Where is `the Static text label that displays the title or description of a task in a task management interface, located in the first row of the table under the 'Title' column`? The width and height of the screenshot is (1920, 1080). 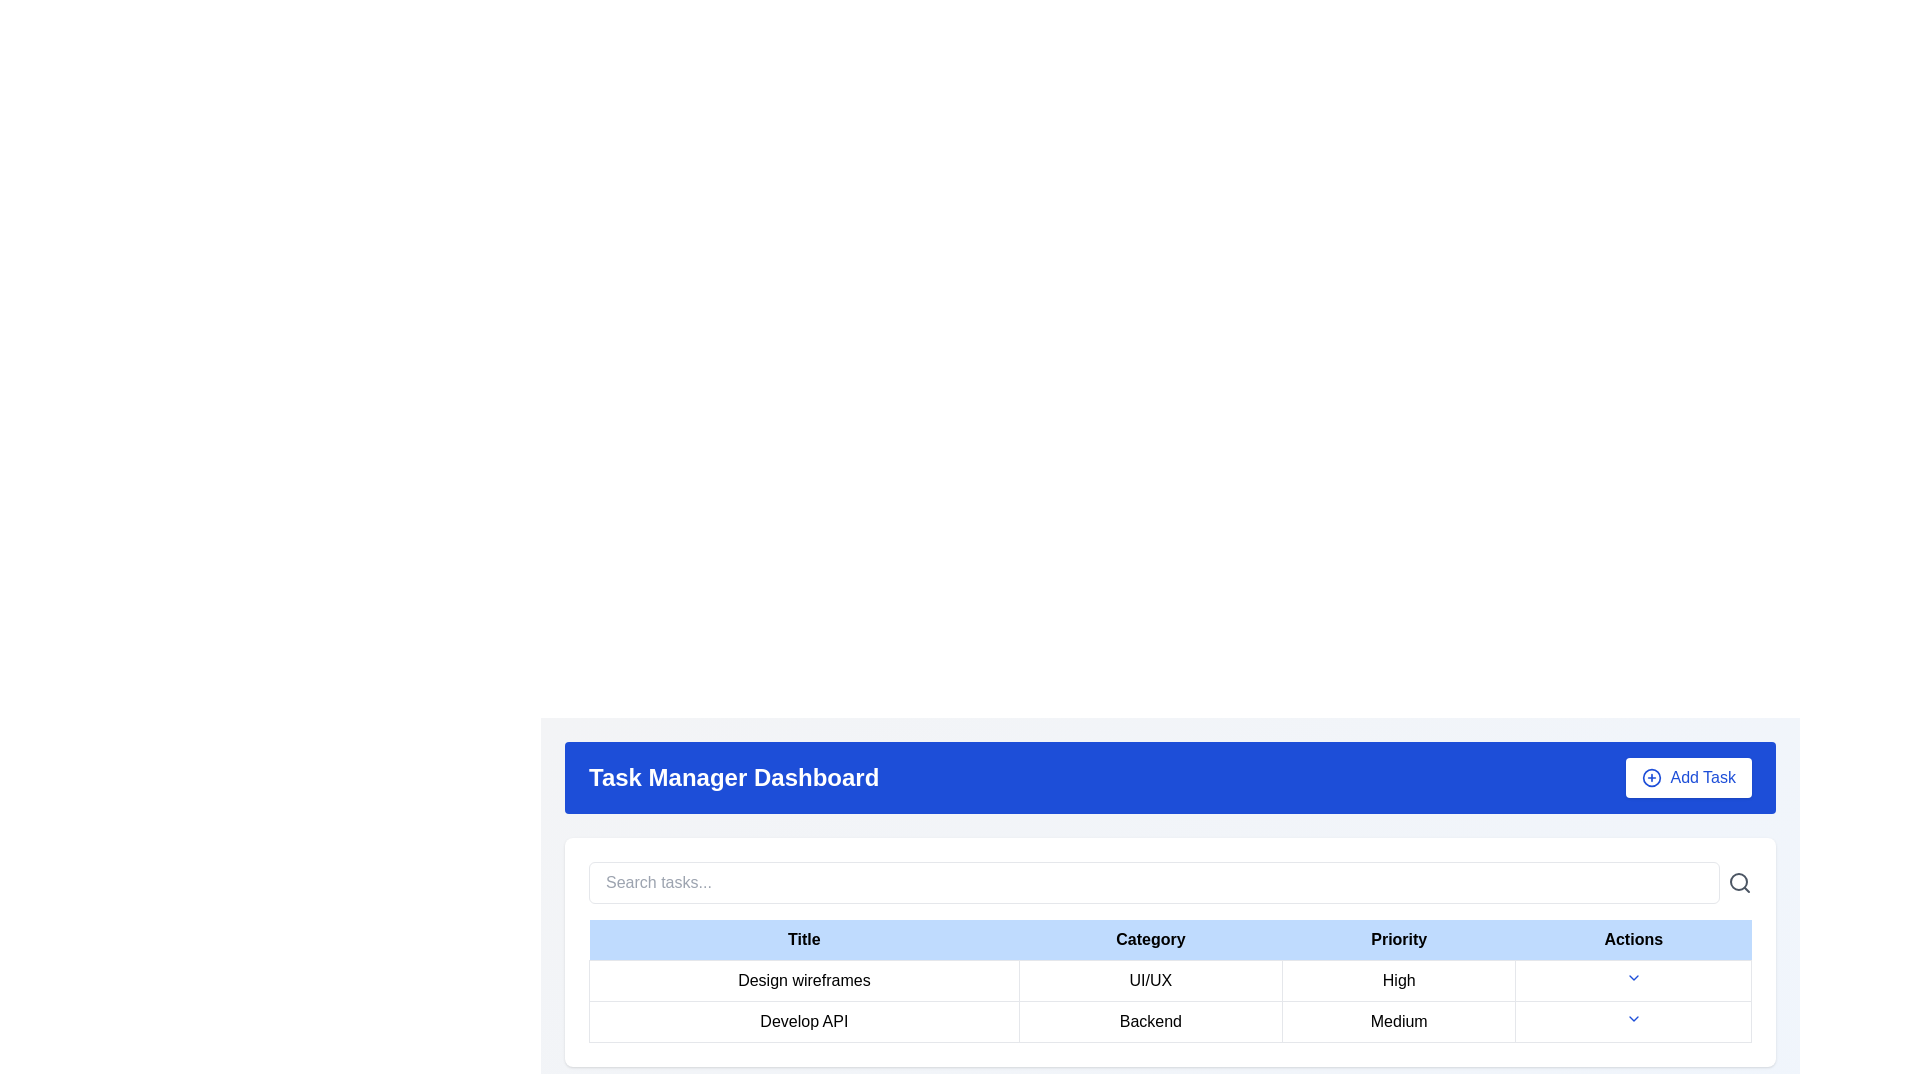
the Static text label that displays the title or description of a task in a task management interface, located in the first row of the table under the 'Title' column is located at coordinates (804, 979).